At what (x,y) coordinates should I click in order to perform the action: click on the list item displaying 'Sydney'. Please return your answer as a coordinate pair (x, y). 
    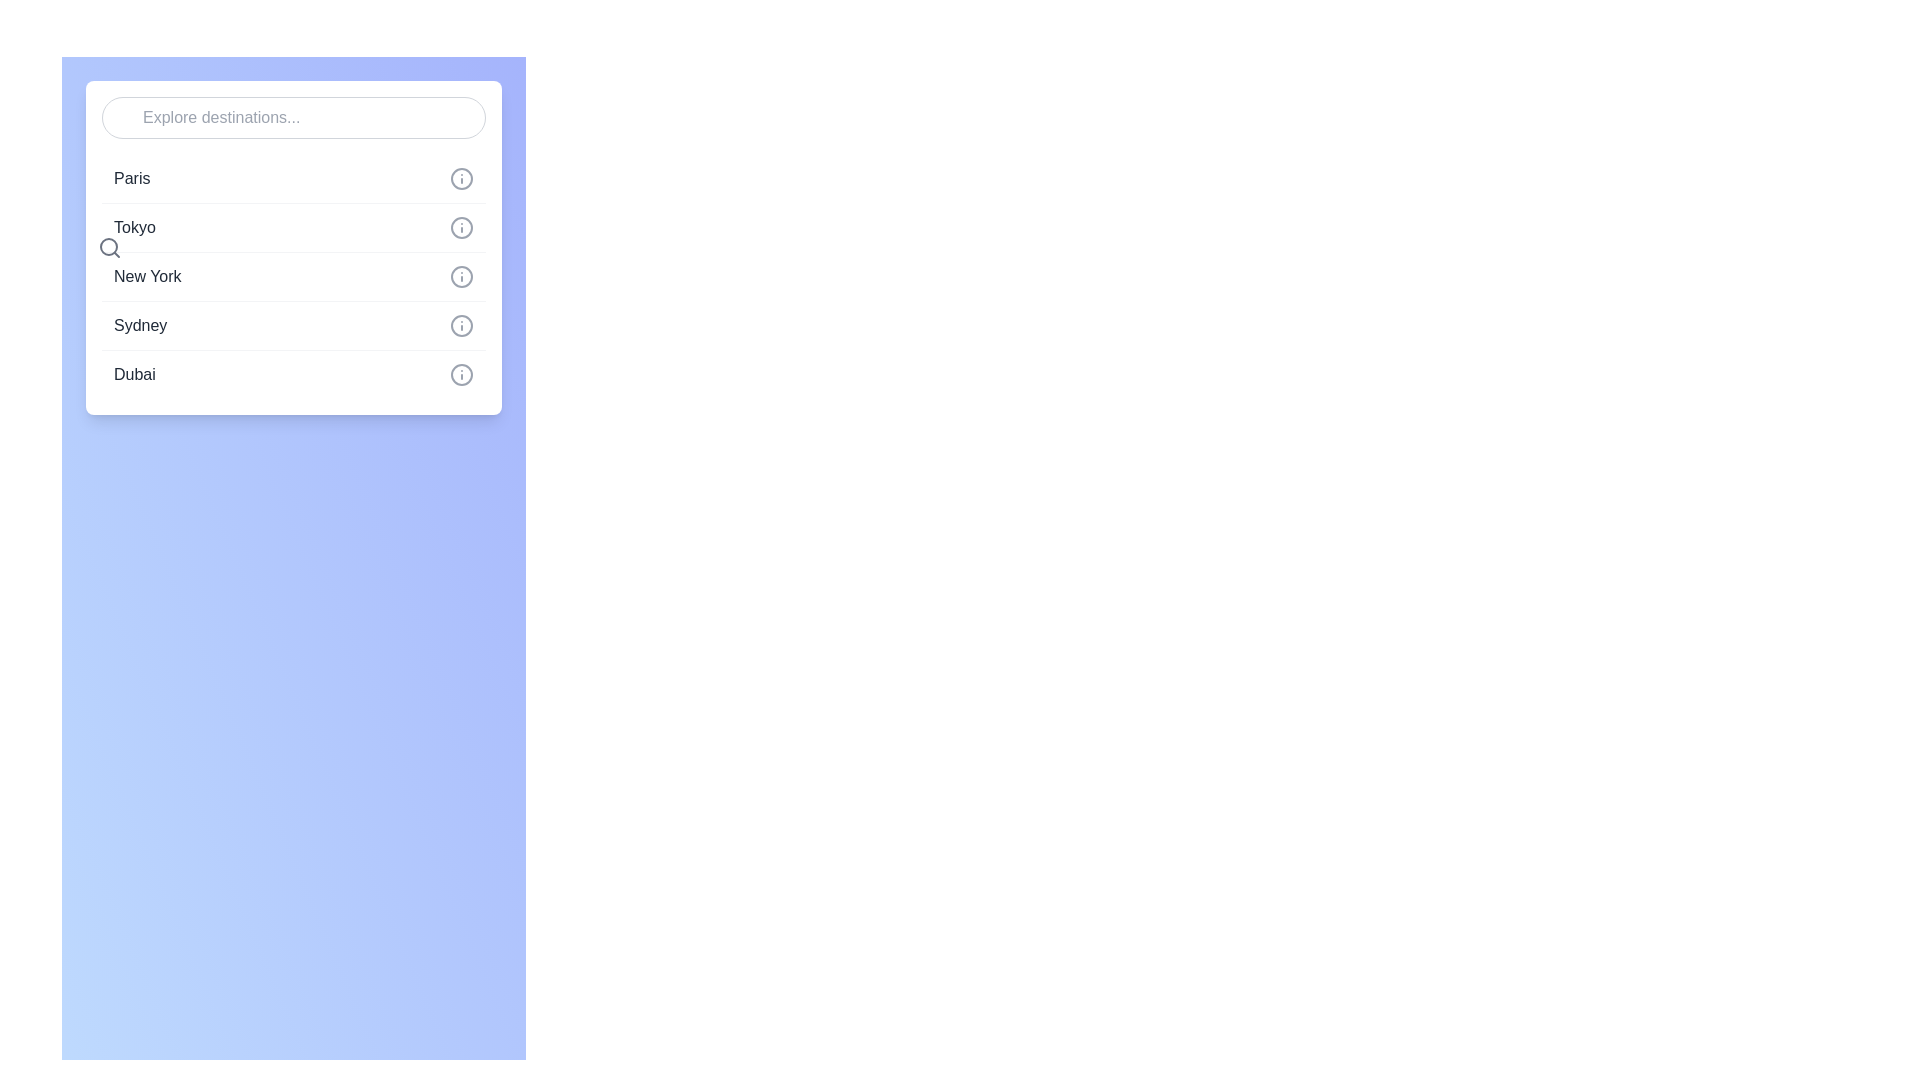
    Looking at the image, I should click on (292, 323).